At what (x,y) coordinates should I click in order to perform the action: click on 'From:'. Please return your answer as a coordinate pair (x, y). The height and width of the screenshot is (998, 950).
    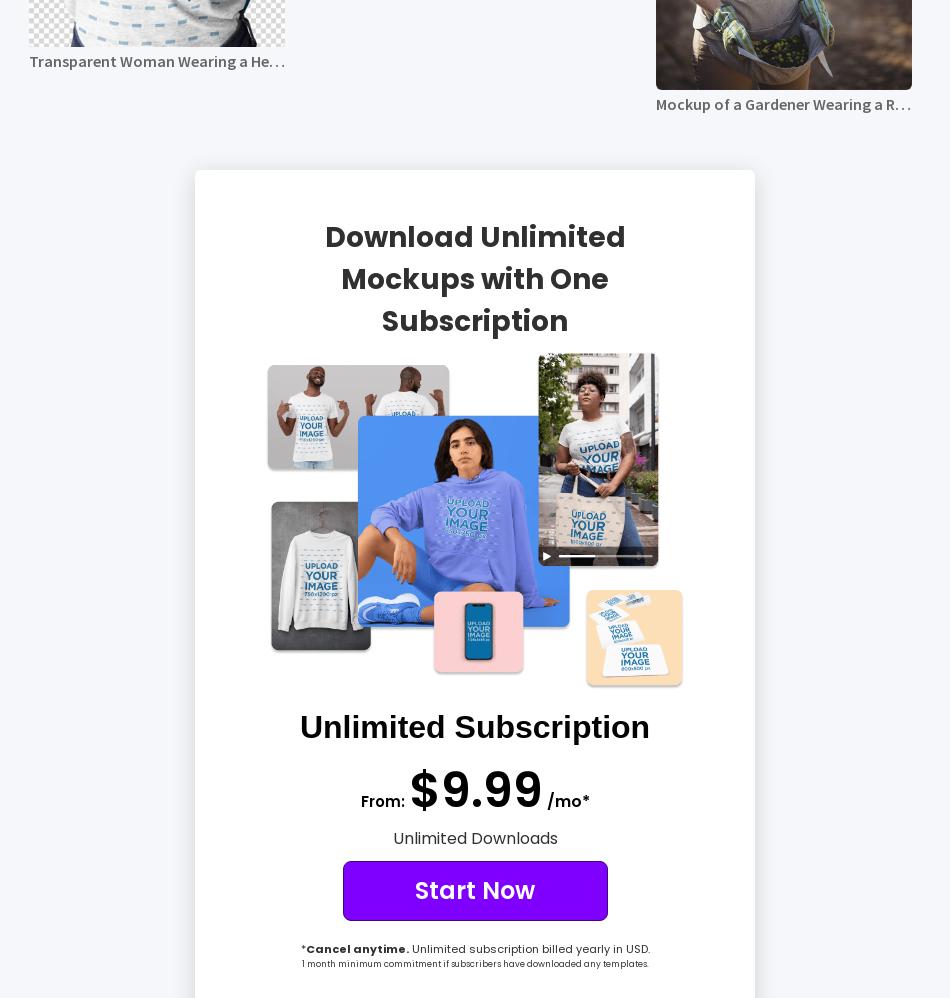
    Looking at the image, I should click on (380, 801).